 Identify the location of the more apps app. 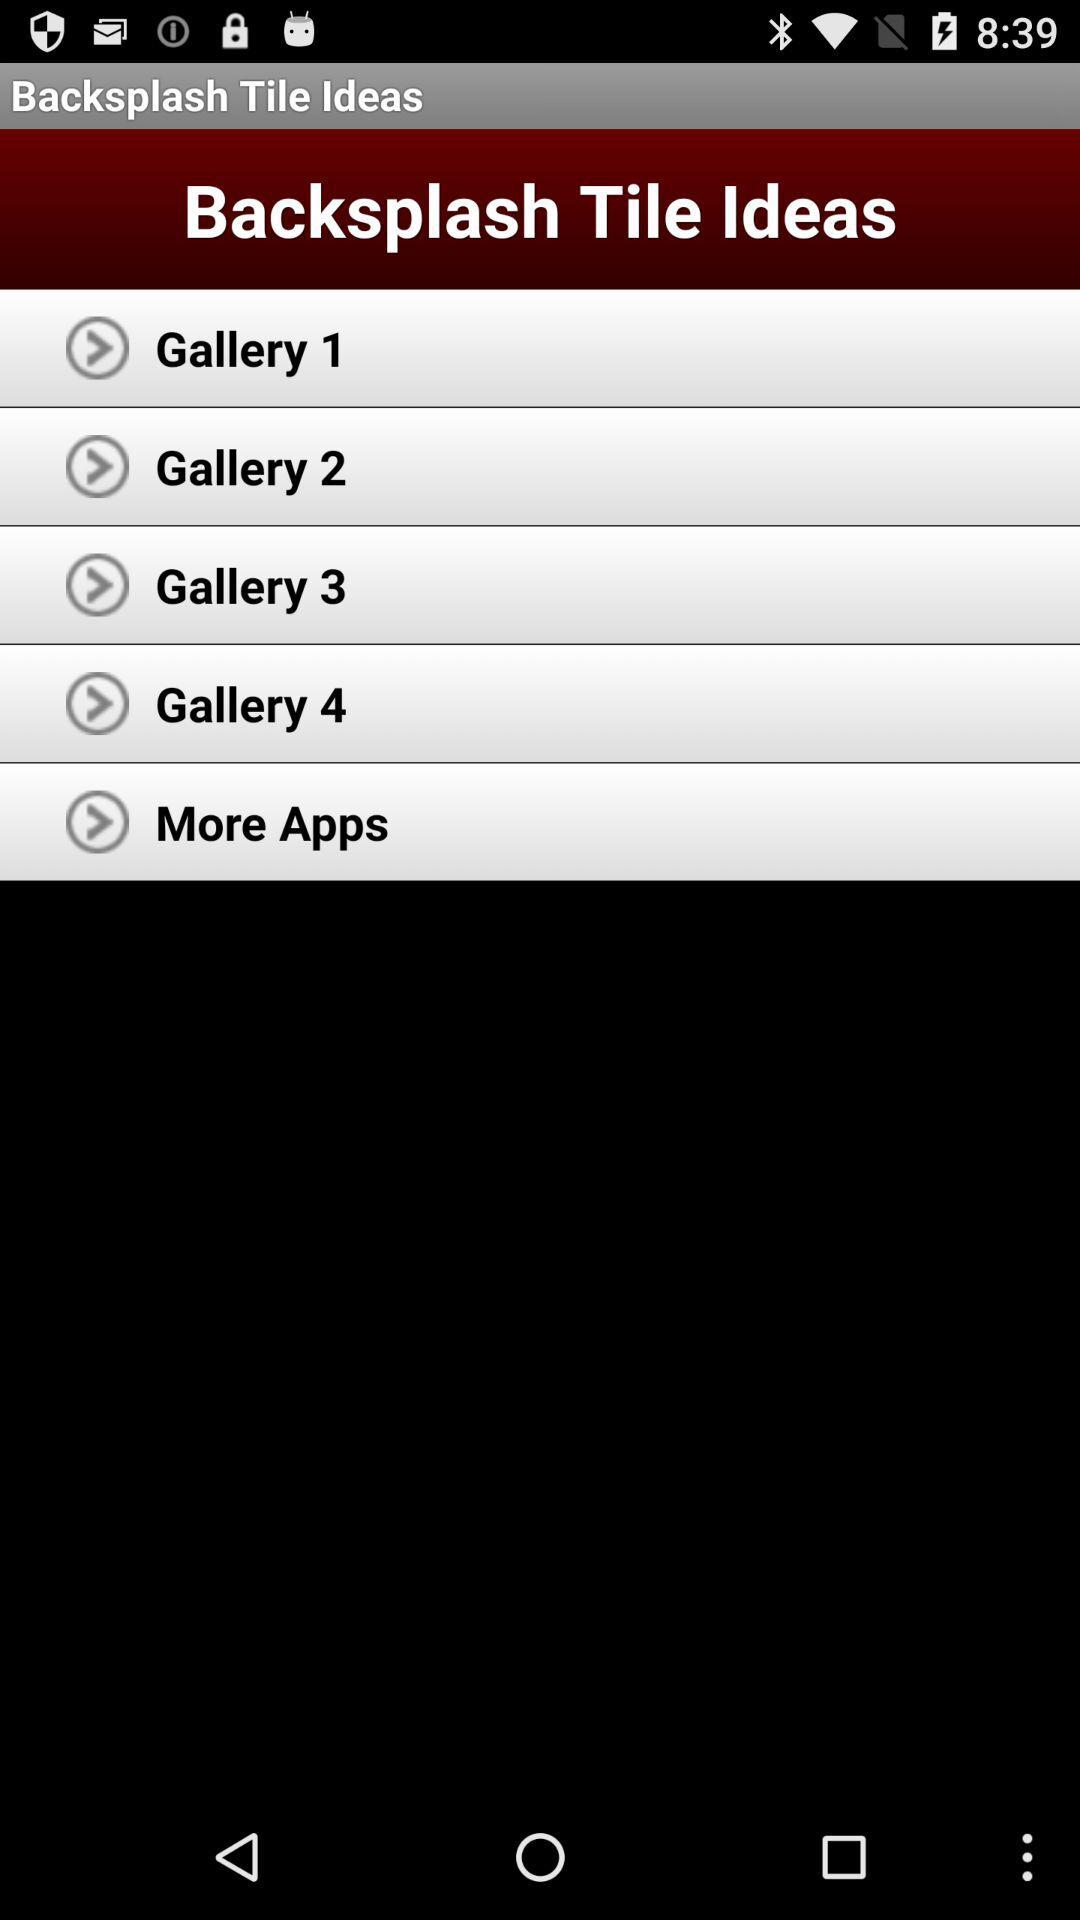
(272, 821).